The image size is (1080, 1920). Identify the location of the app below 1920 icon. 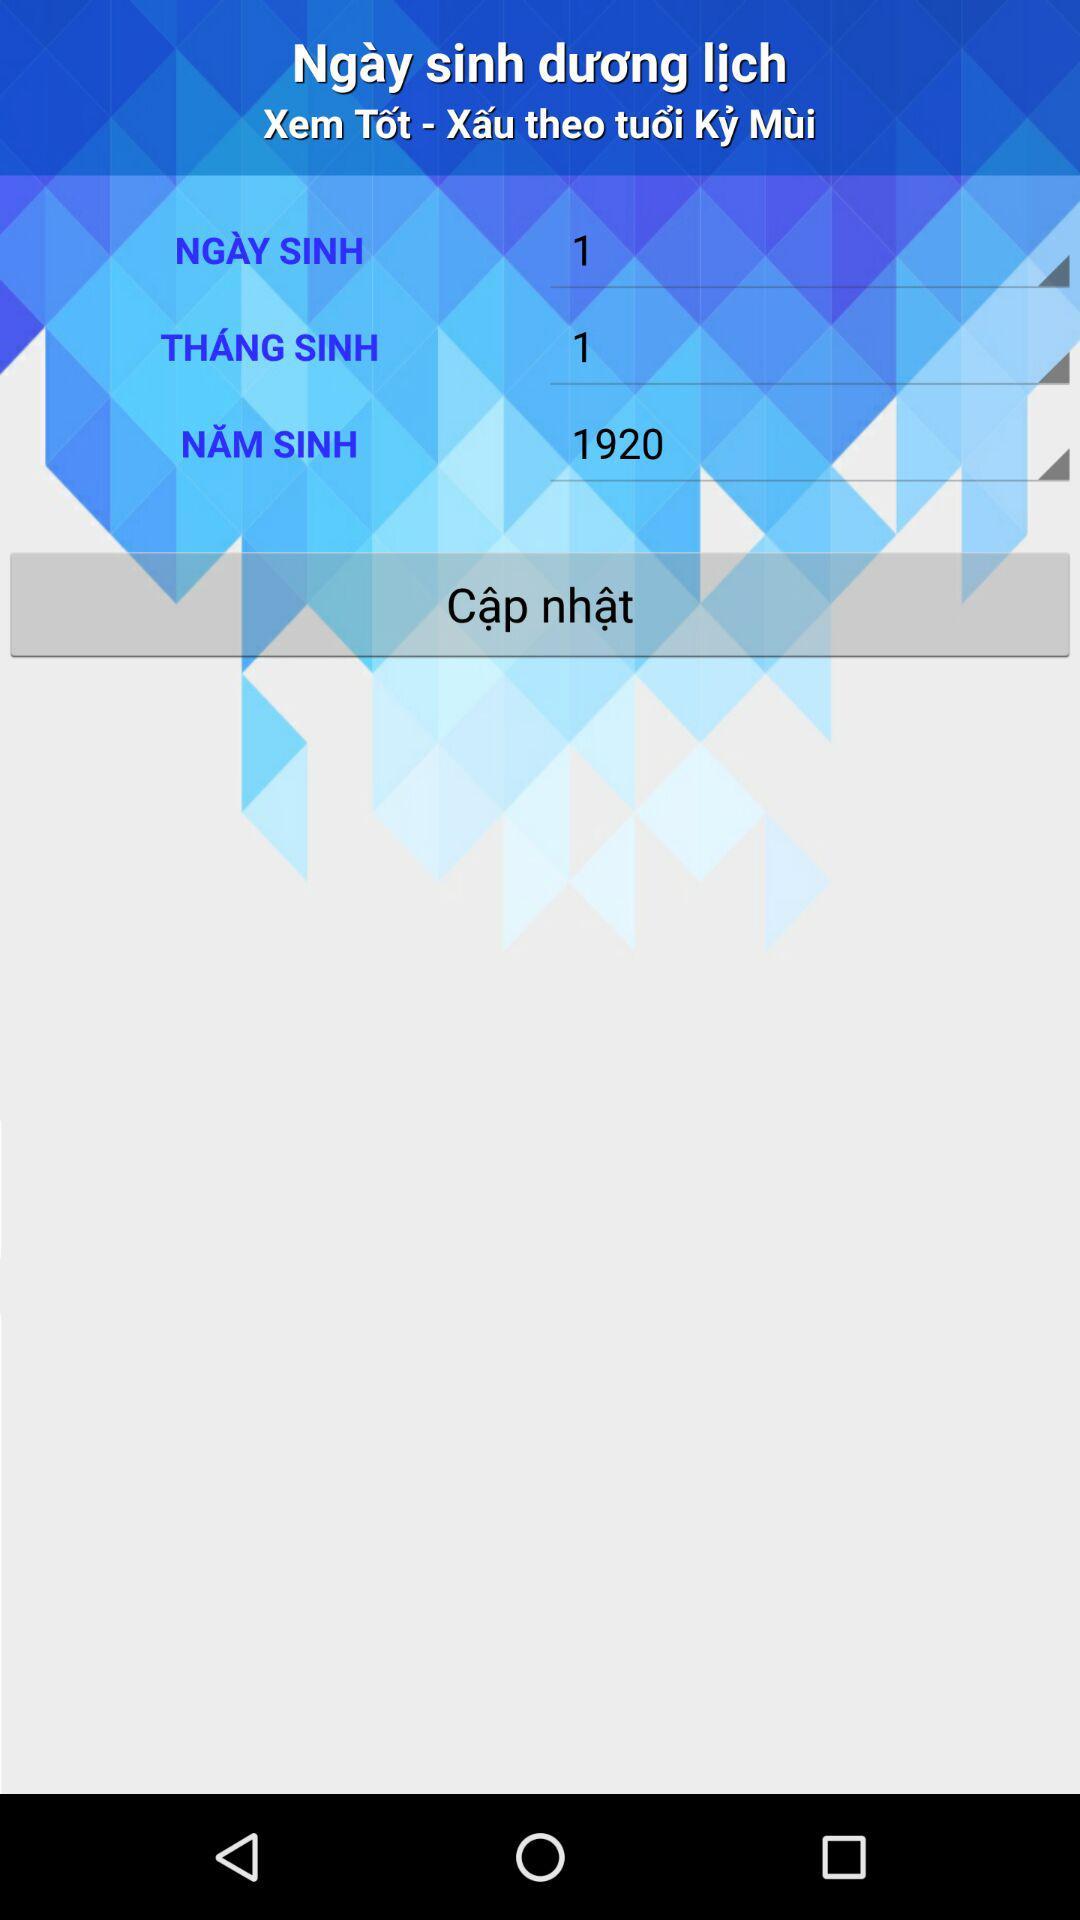
(540, 603).